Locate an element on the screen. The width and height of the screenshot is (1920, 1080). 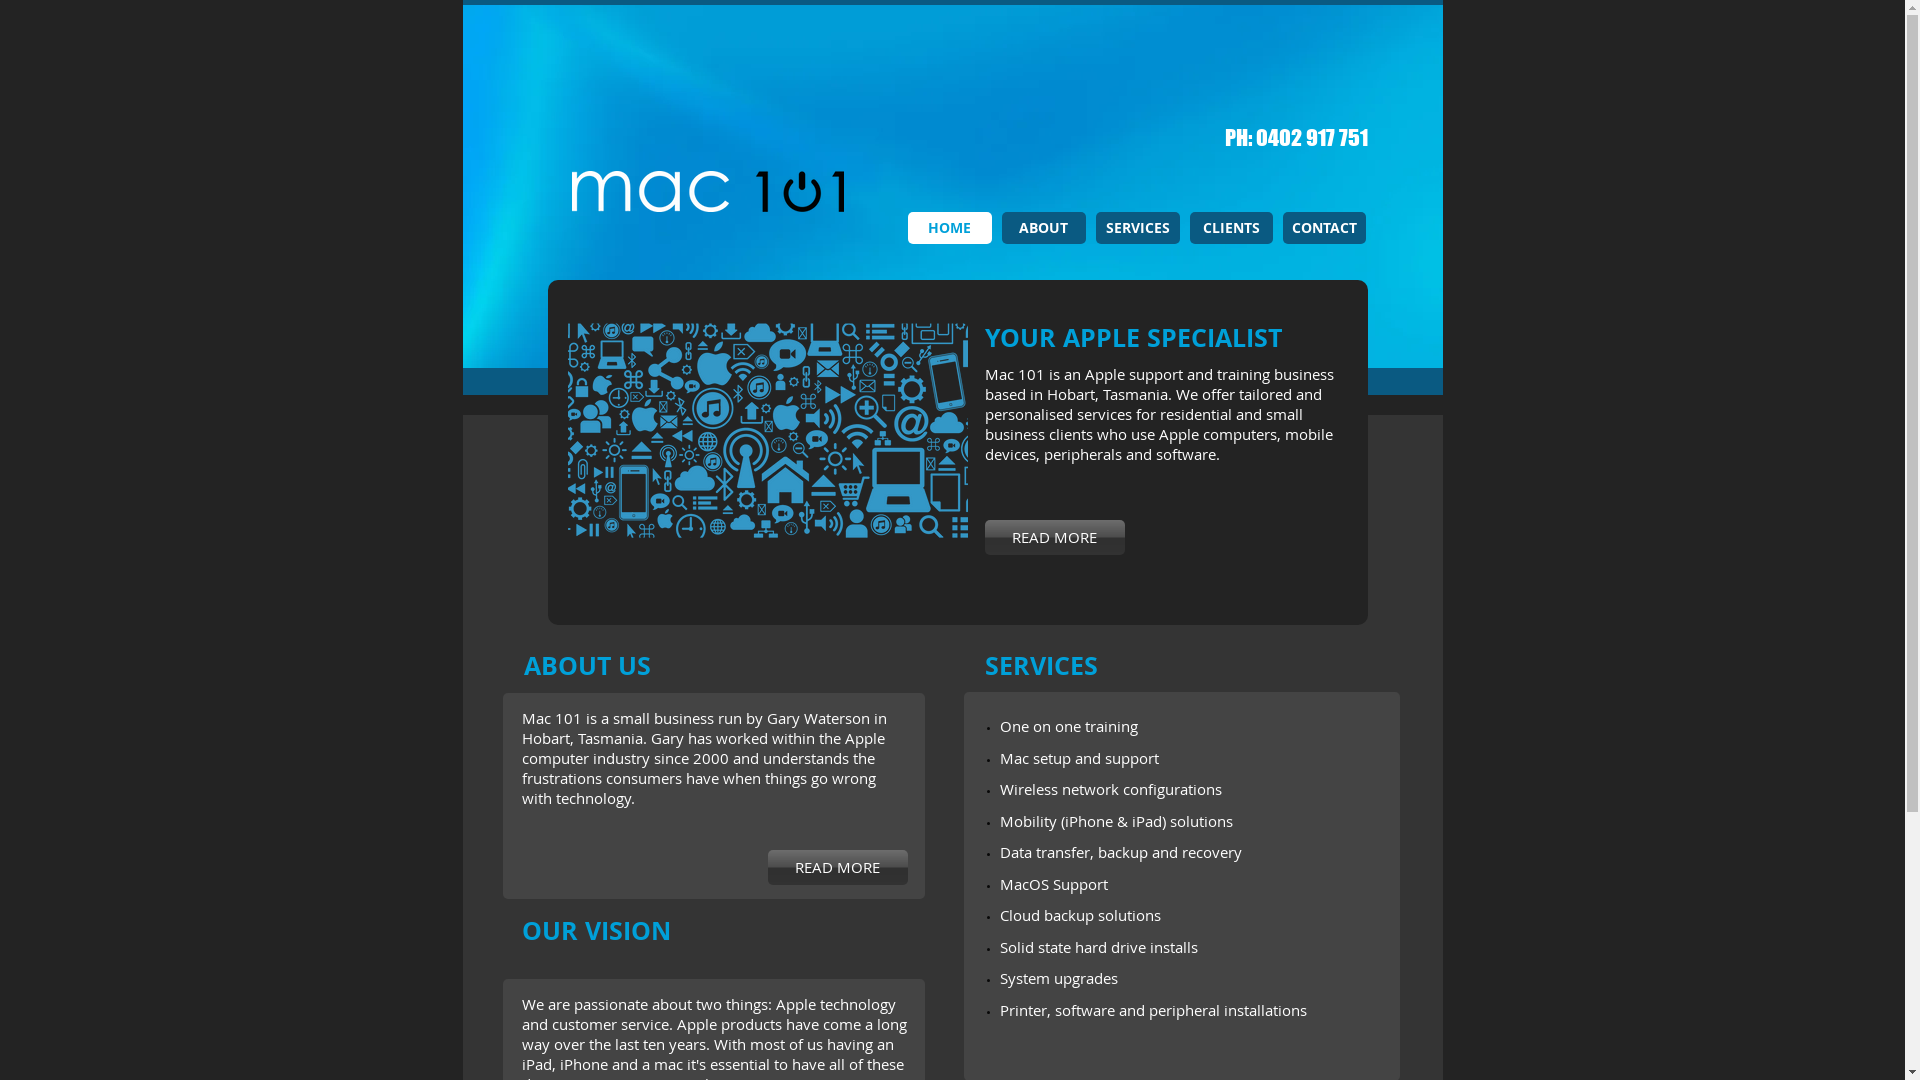
'CLIENTS' is located at coordinates (1230, 226).